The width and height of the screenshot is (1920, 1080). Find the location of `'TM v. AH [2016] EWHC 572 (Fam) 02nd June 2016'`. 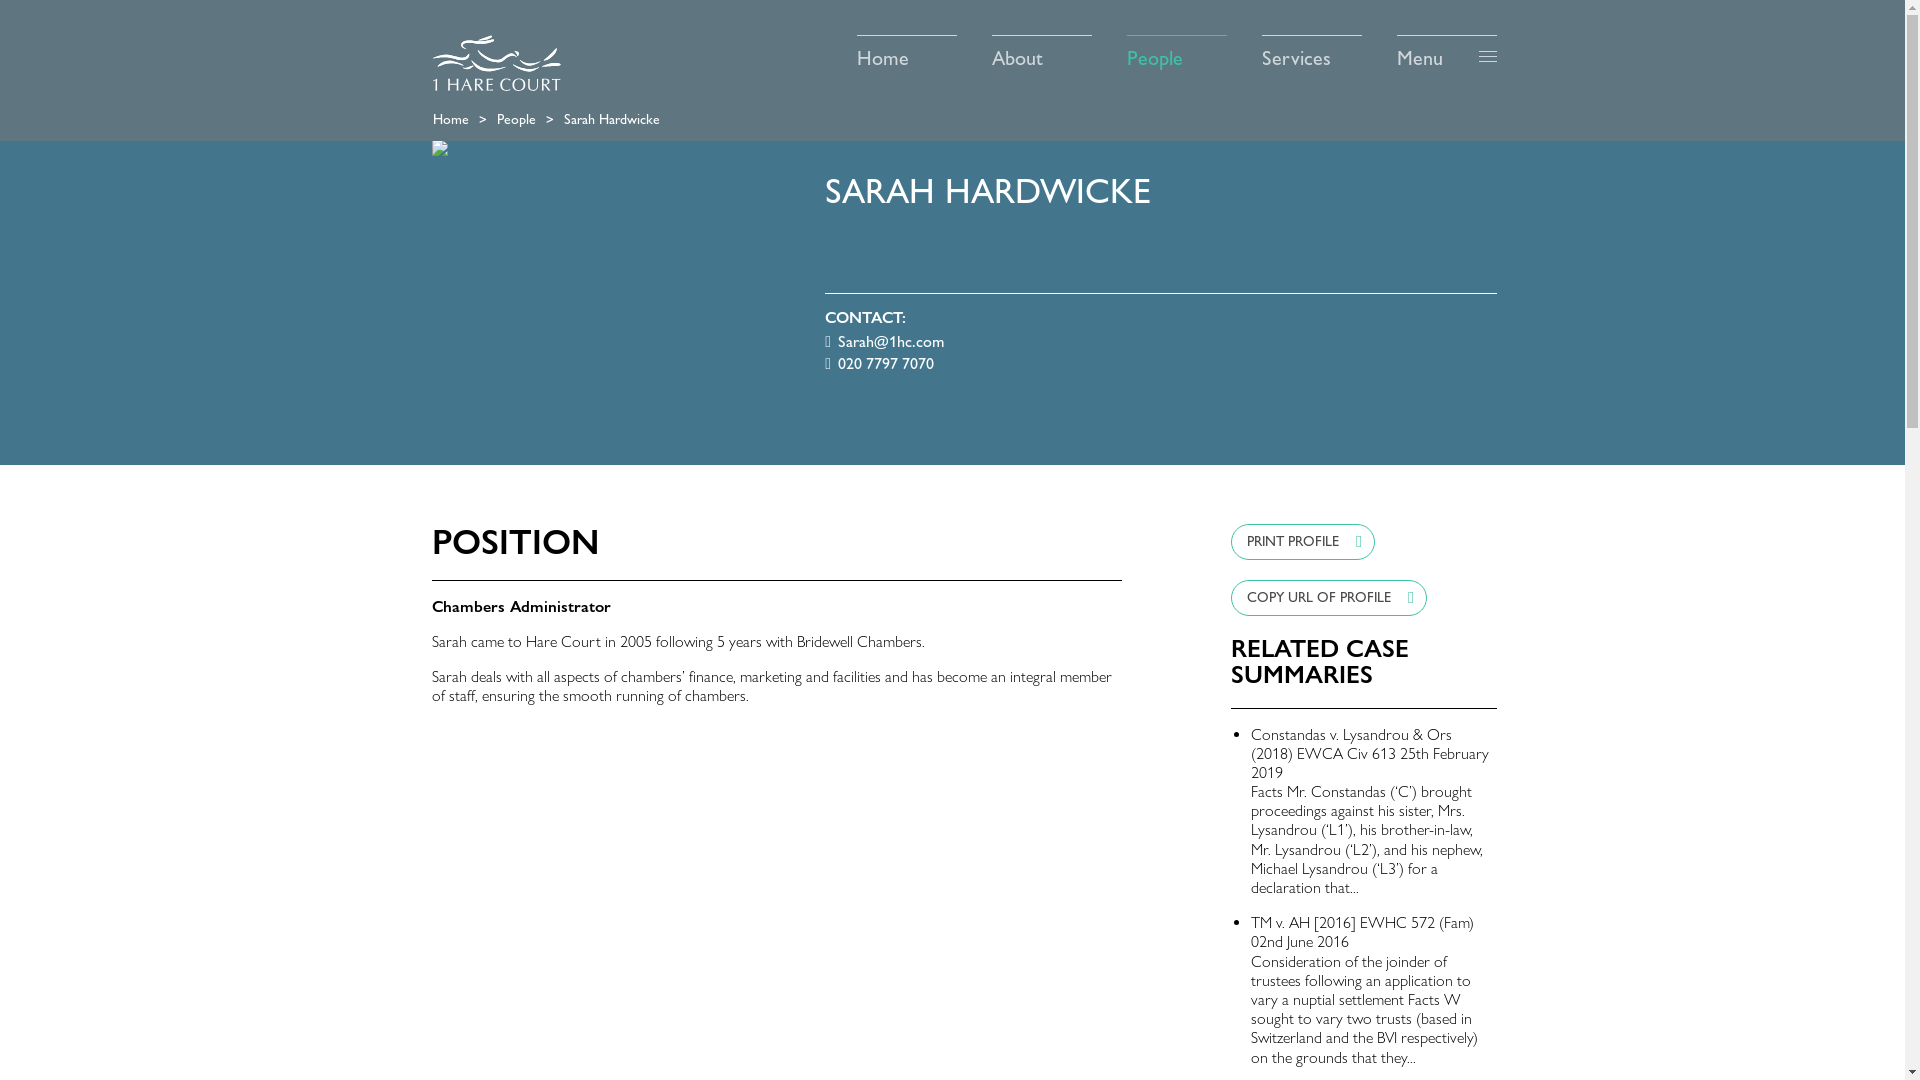

'TM v. AH [2016] EWHC 572 (Fam) 02nd June 2016' is located at coordinates (1361, 932).